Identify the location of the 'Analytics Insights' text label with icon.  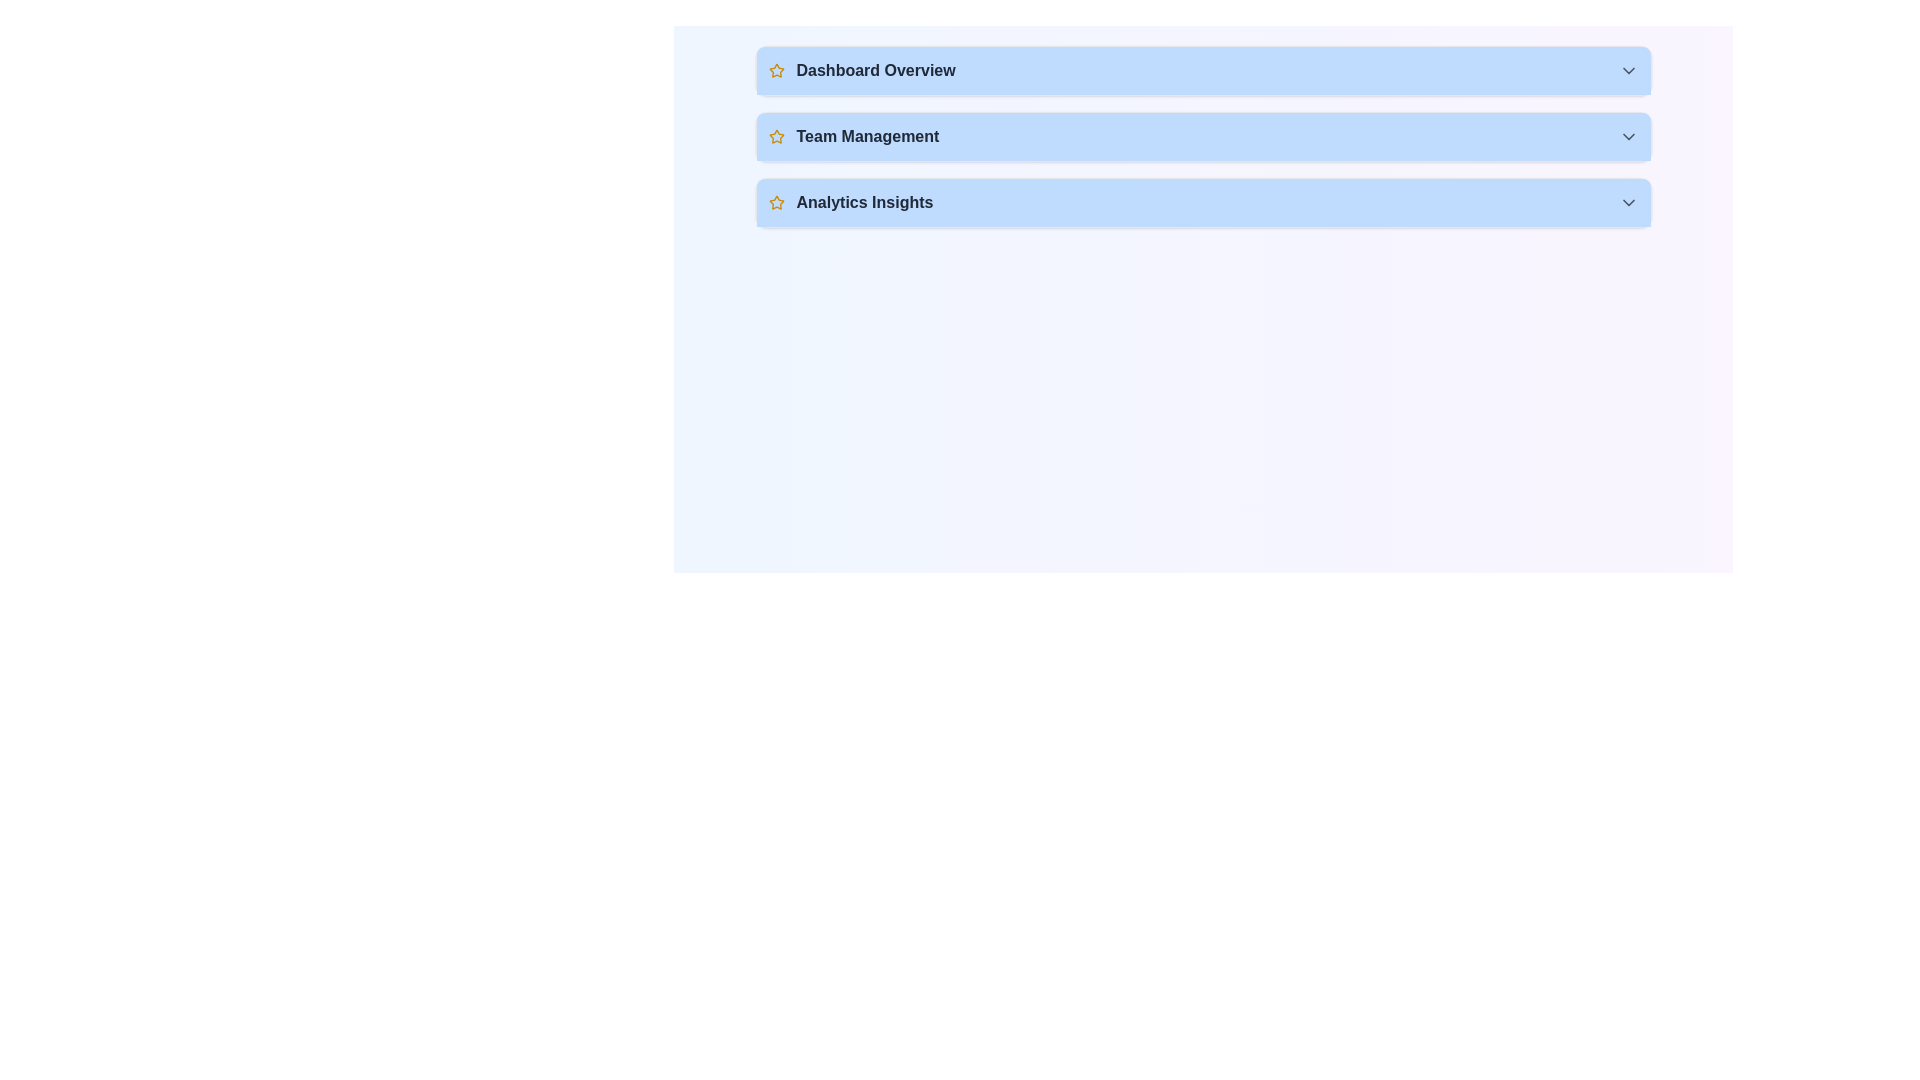
(850, 203).